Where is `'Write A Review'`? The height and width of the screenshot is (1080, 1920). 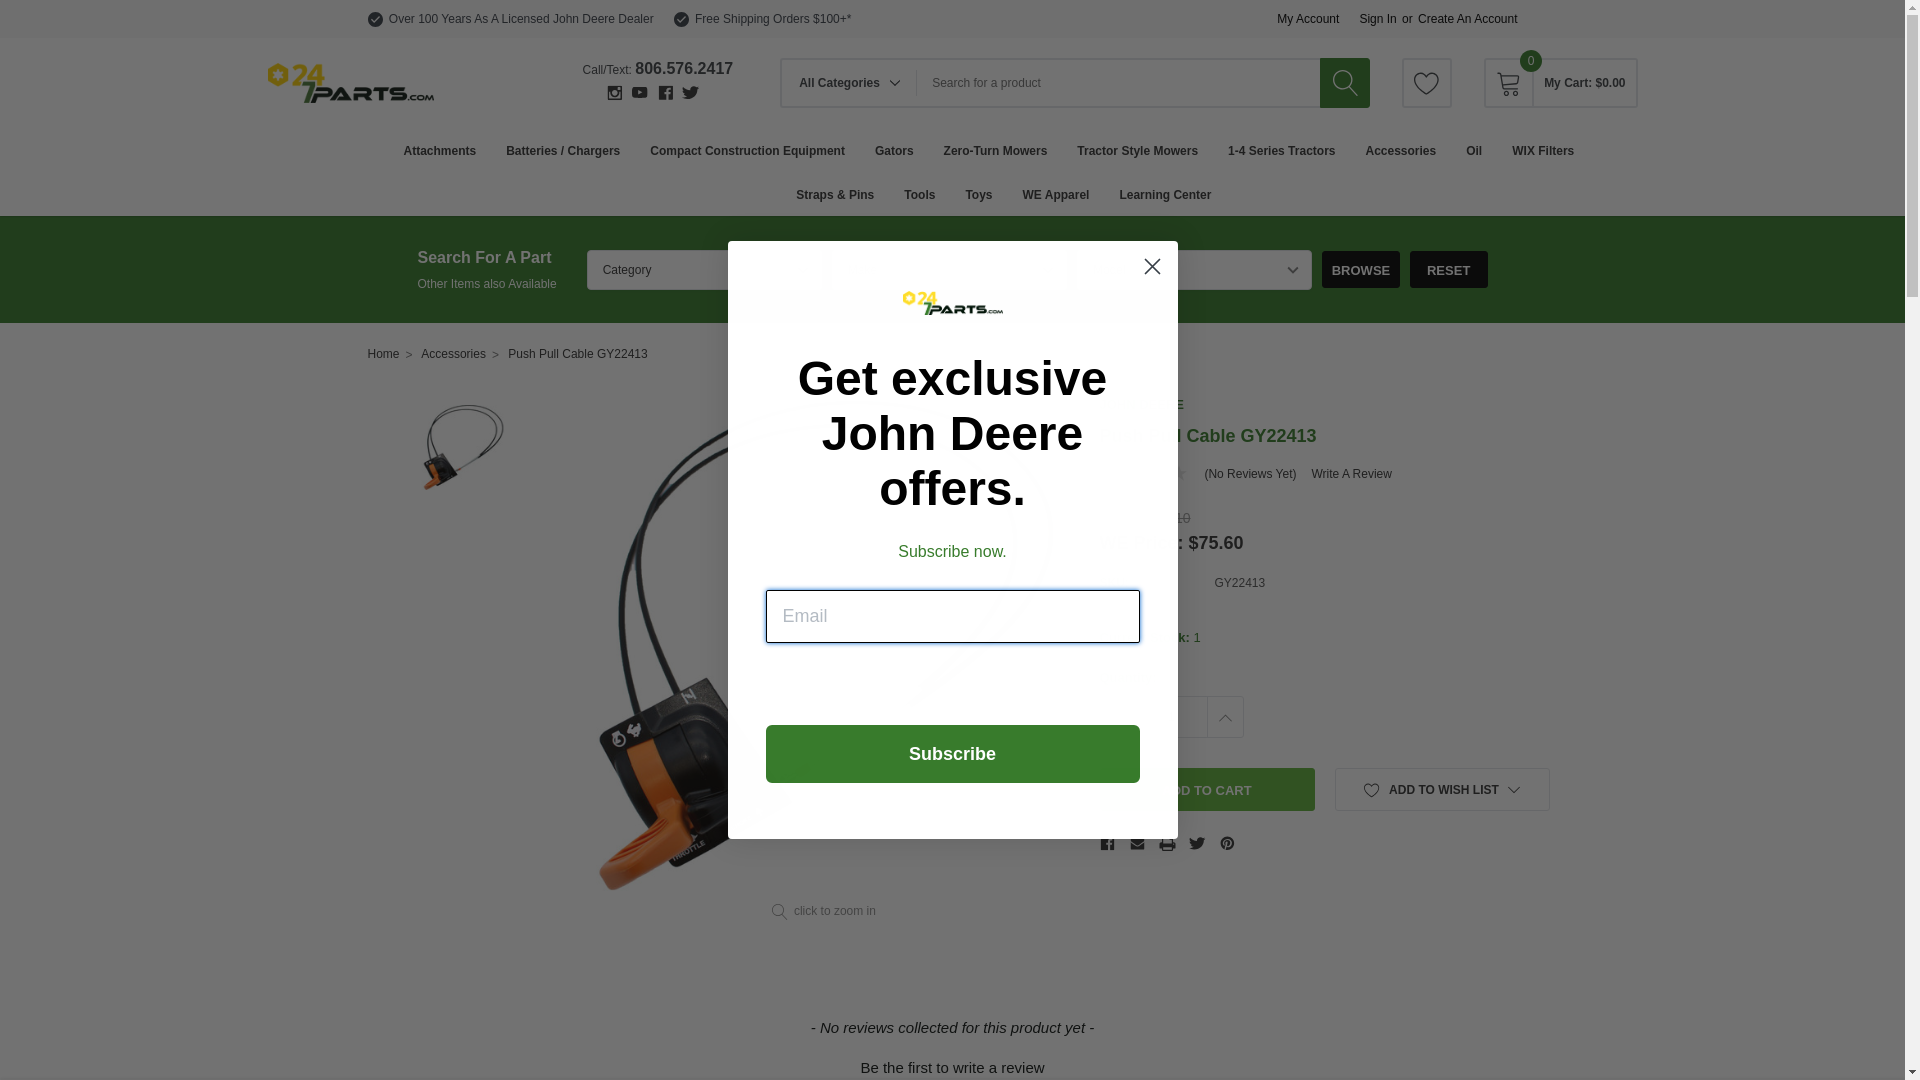
'Write A Review' is located at coordinates (1350, 474).